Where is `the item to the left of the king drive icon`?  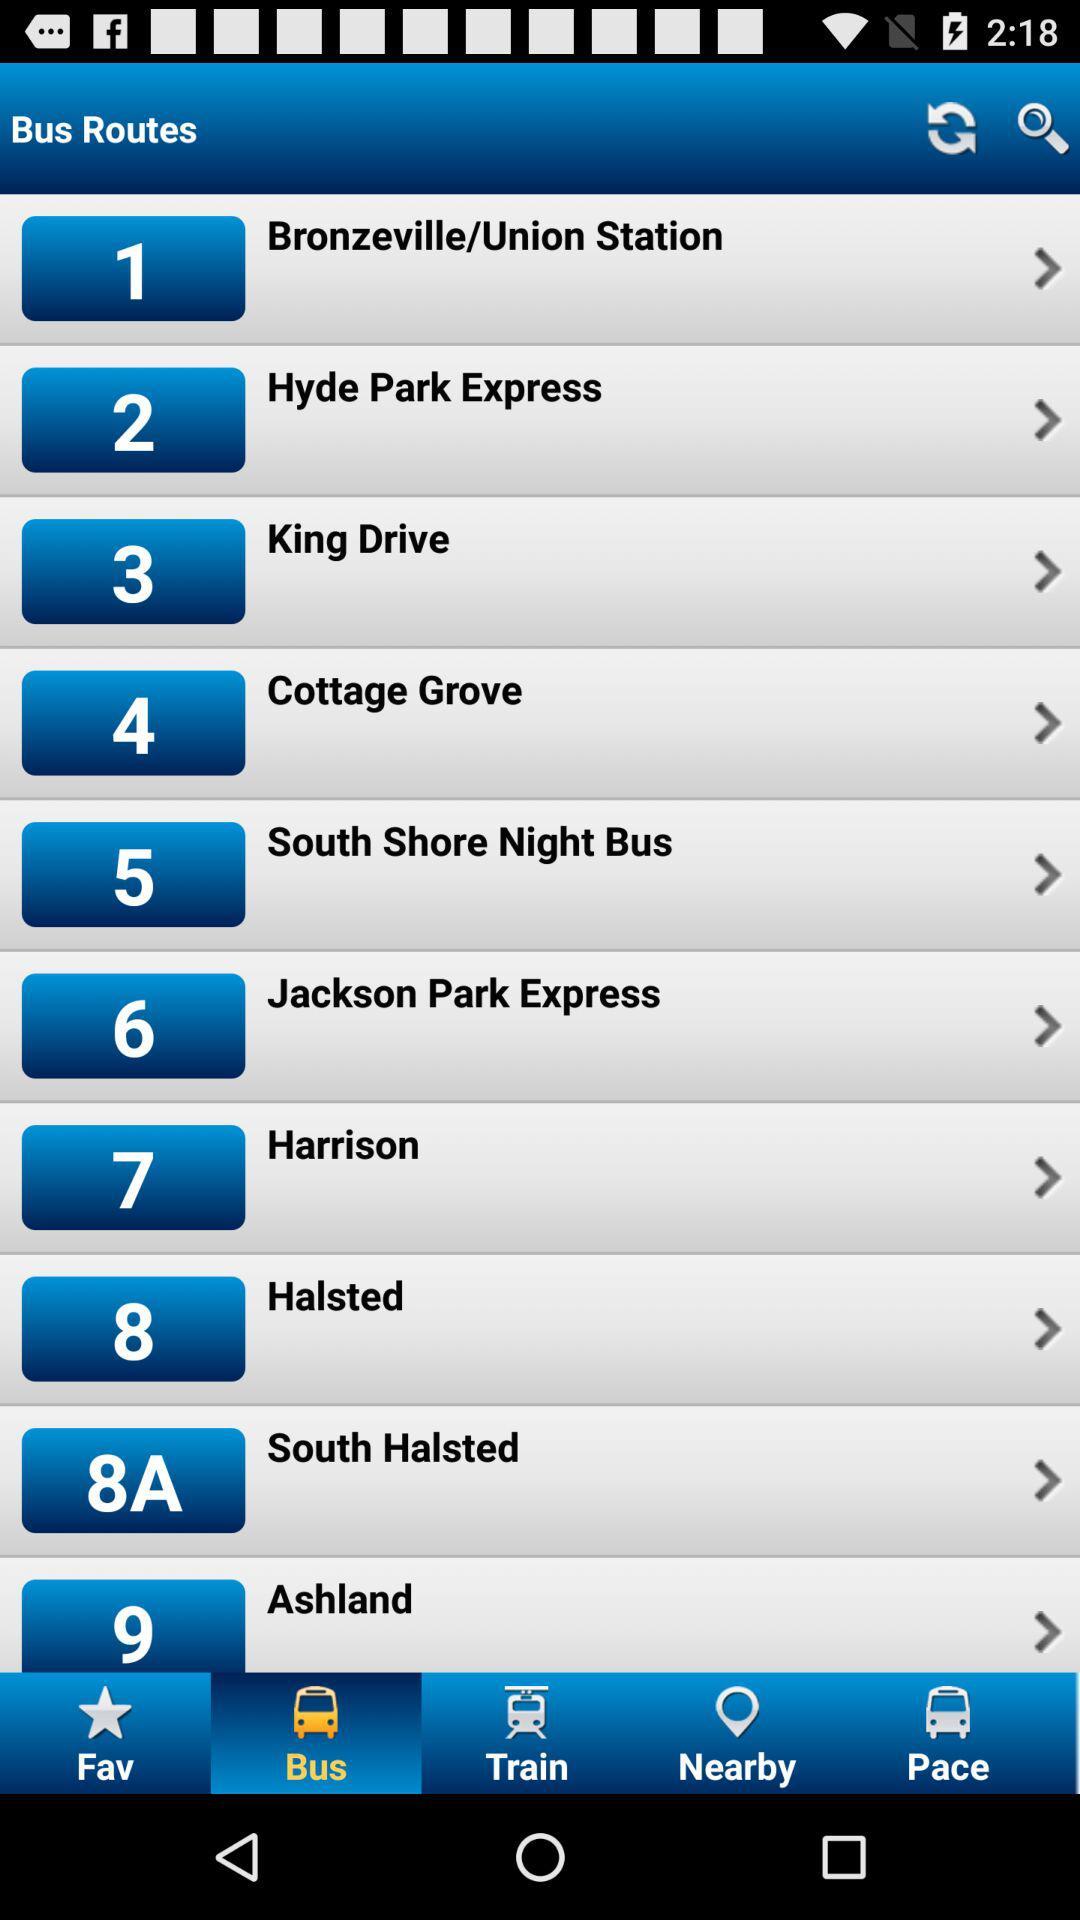
the item to the left of the king drive icon is located at coordinates (133, 570).